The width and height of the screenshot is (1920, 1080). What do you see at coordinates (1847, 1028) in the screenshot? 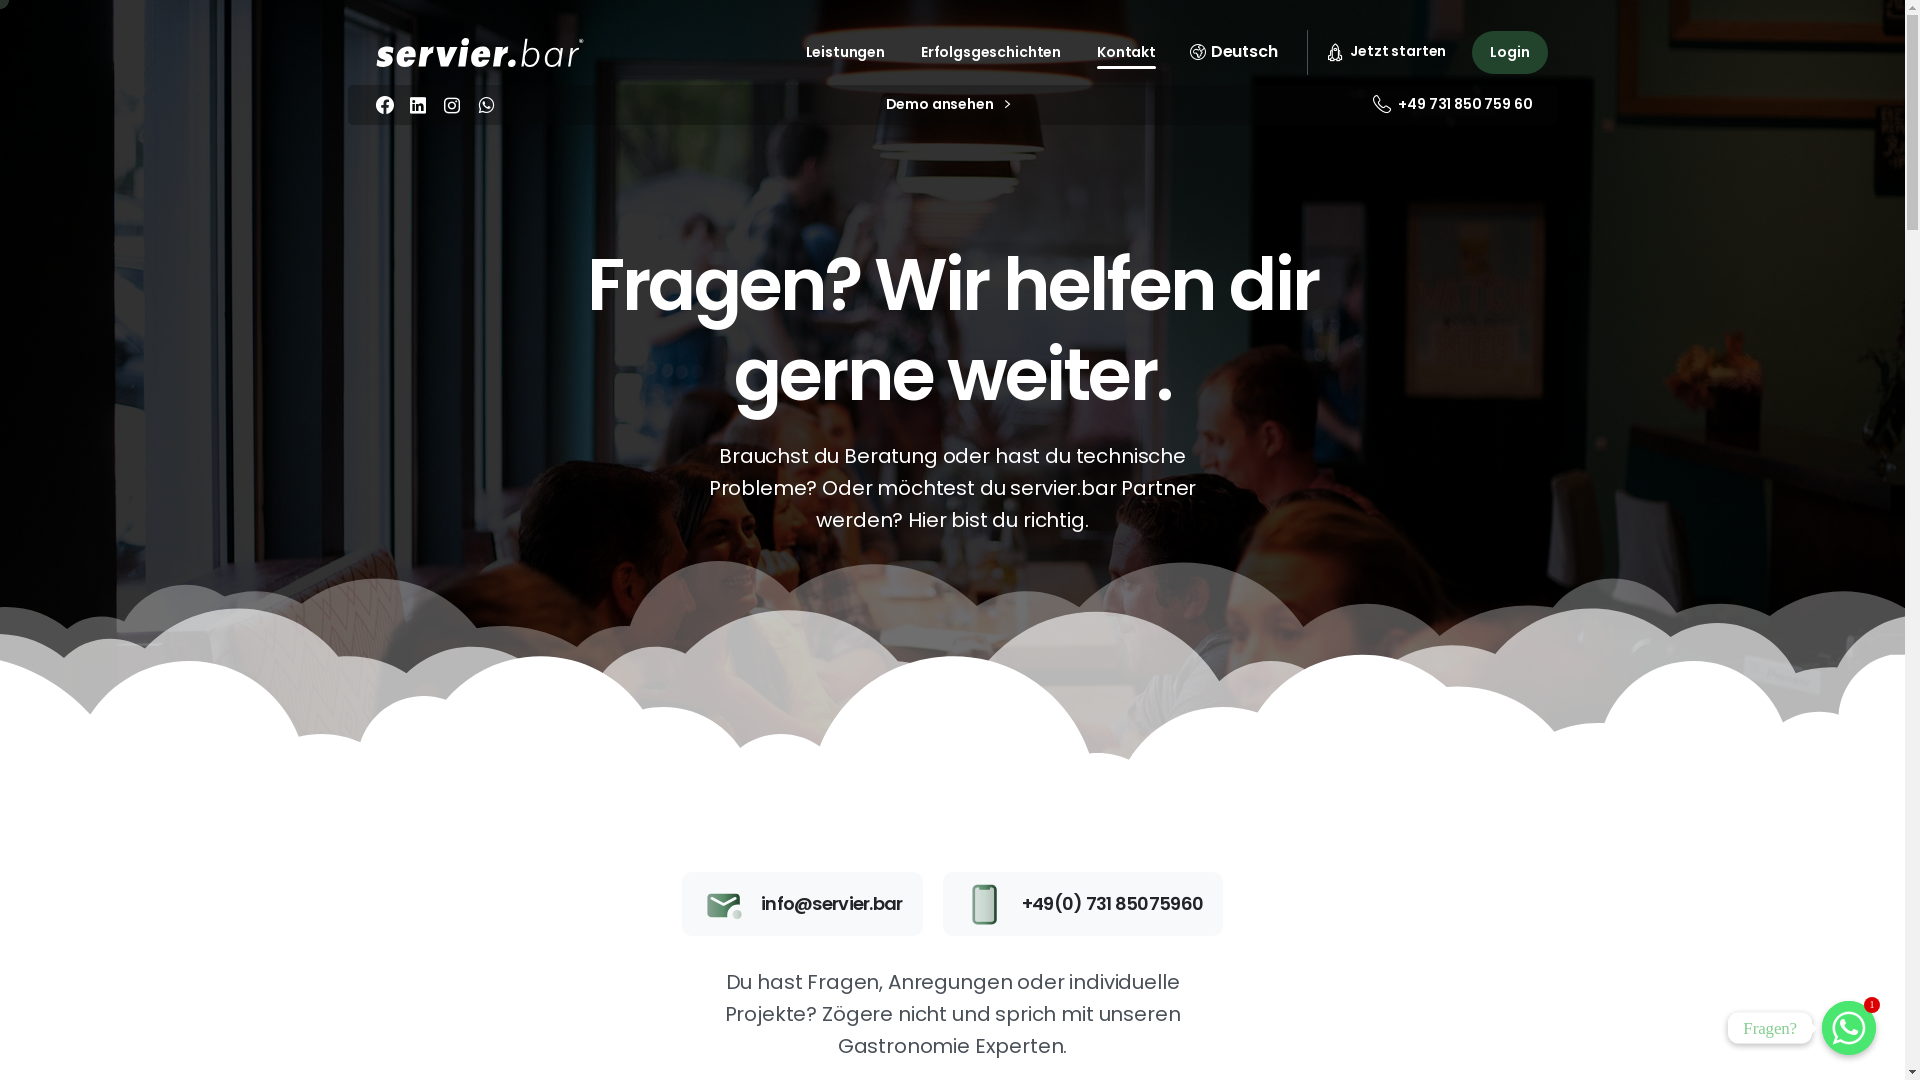
I see `'1` at bounding box center [1847, 1028].